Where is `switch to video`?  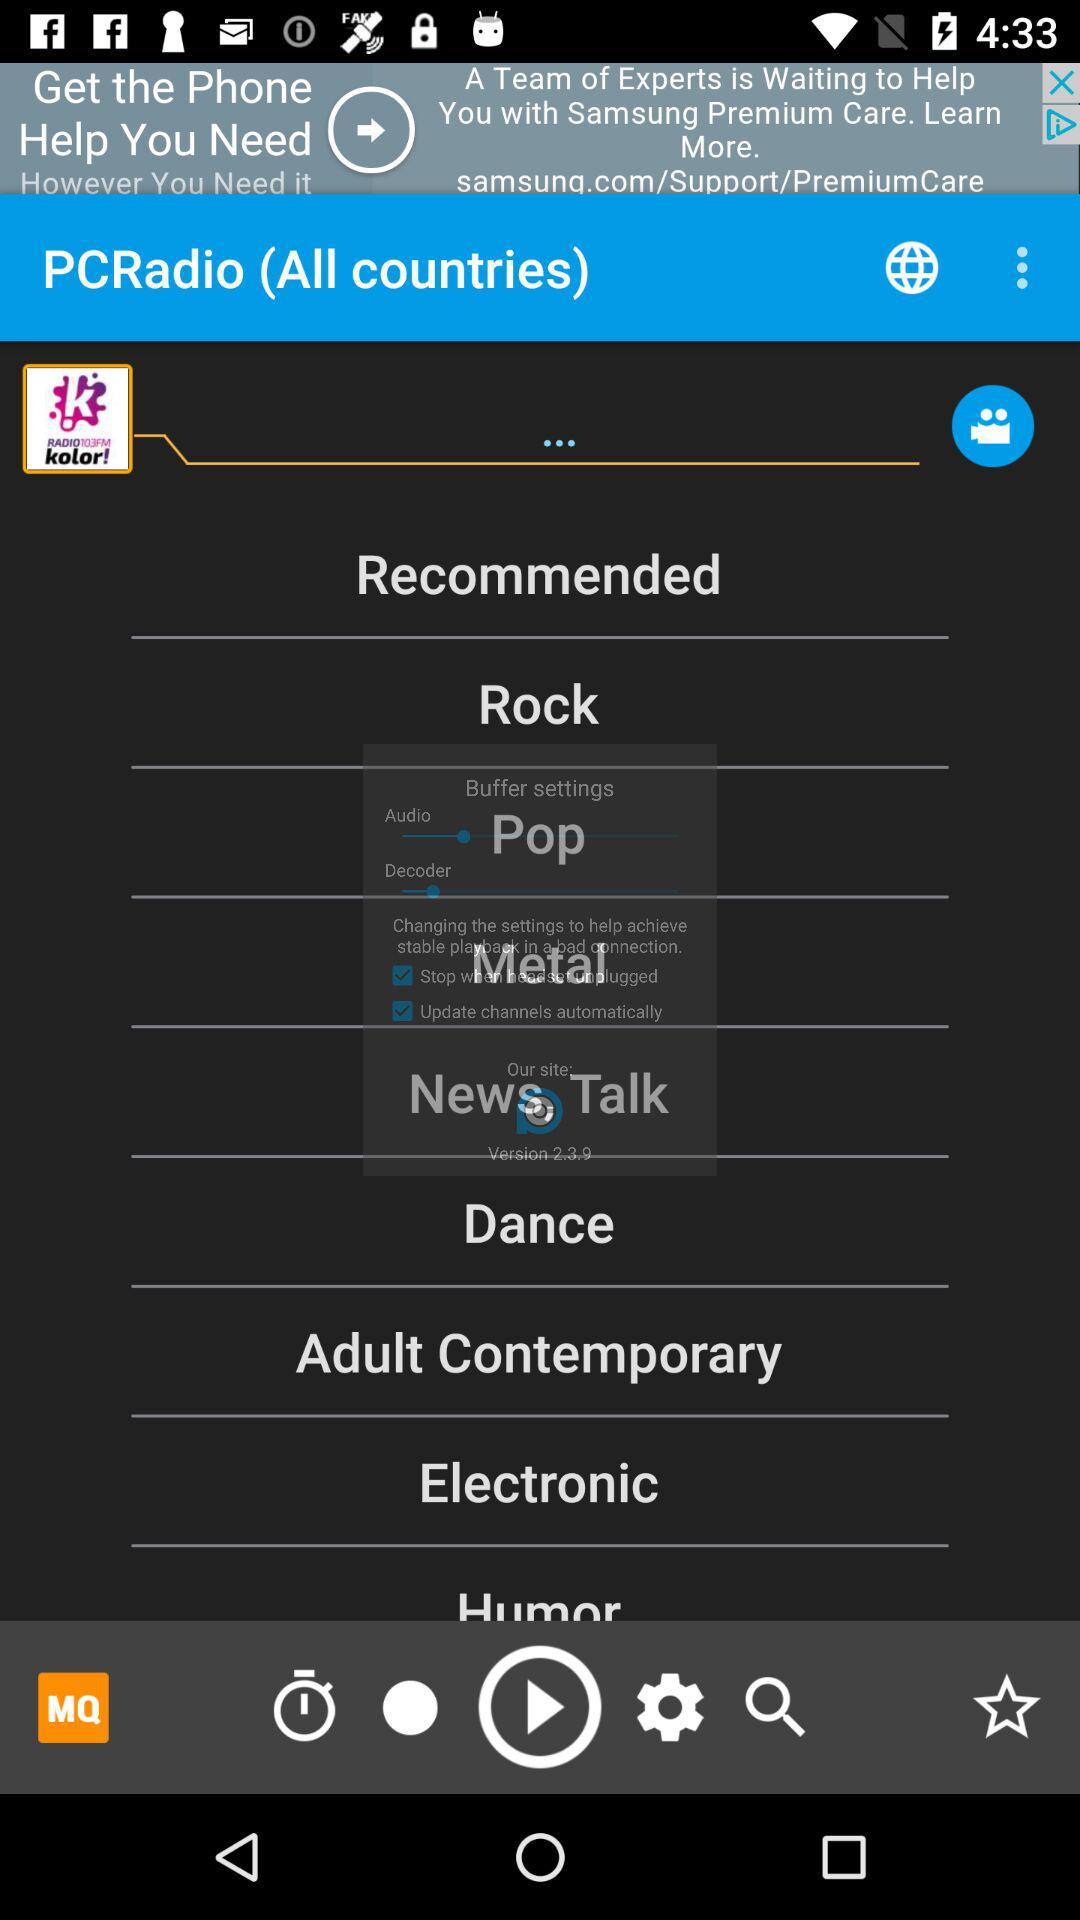
switch to video is located at coordinates (992, 434).